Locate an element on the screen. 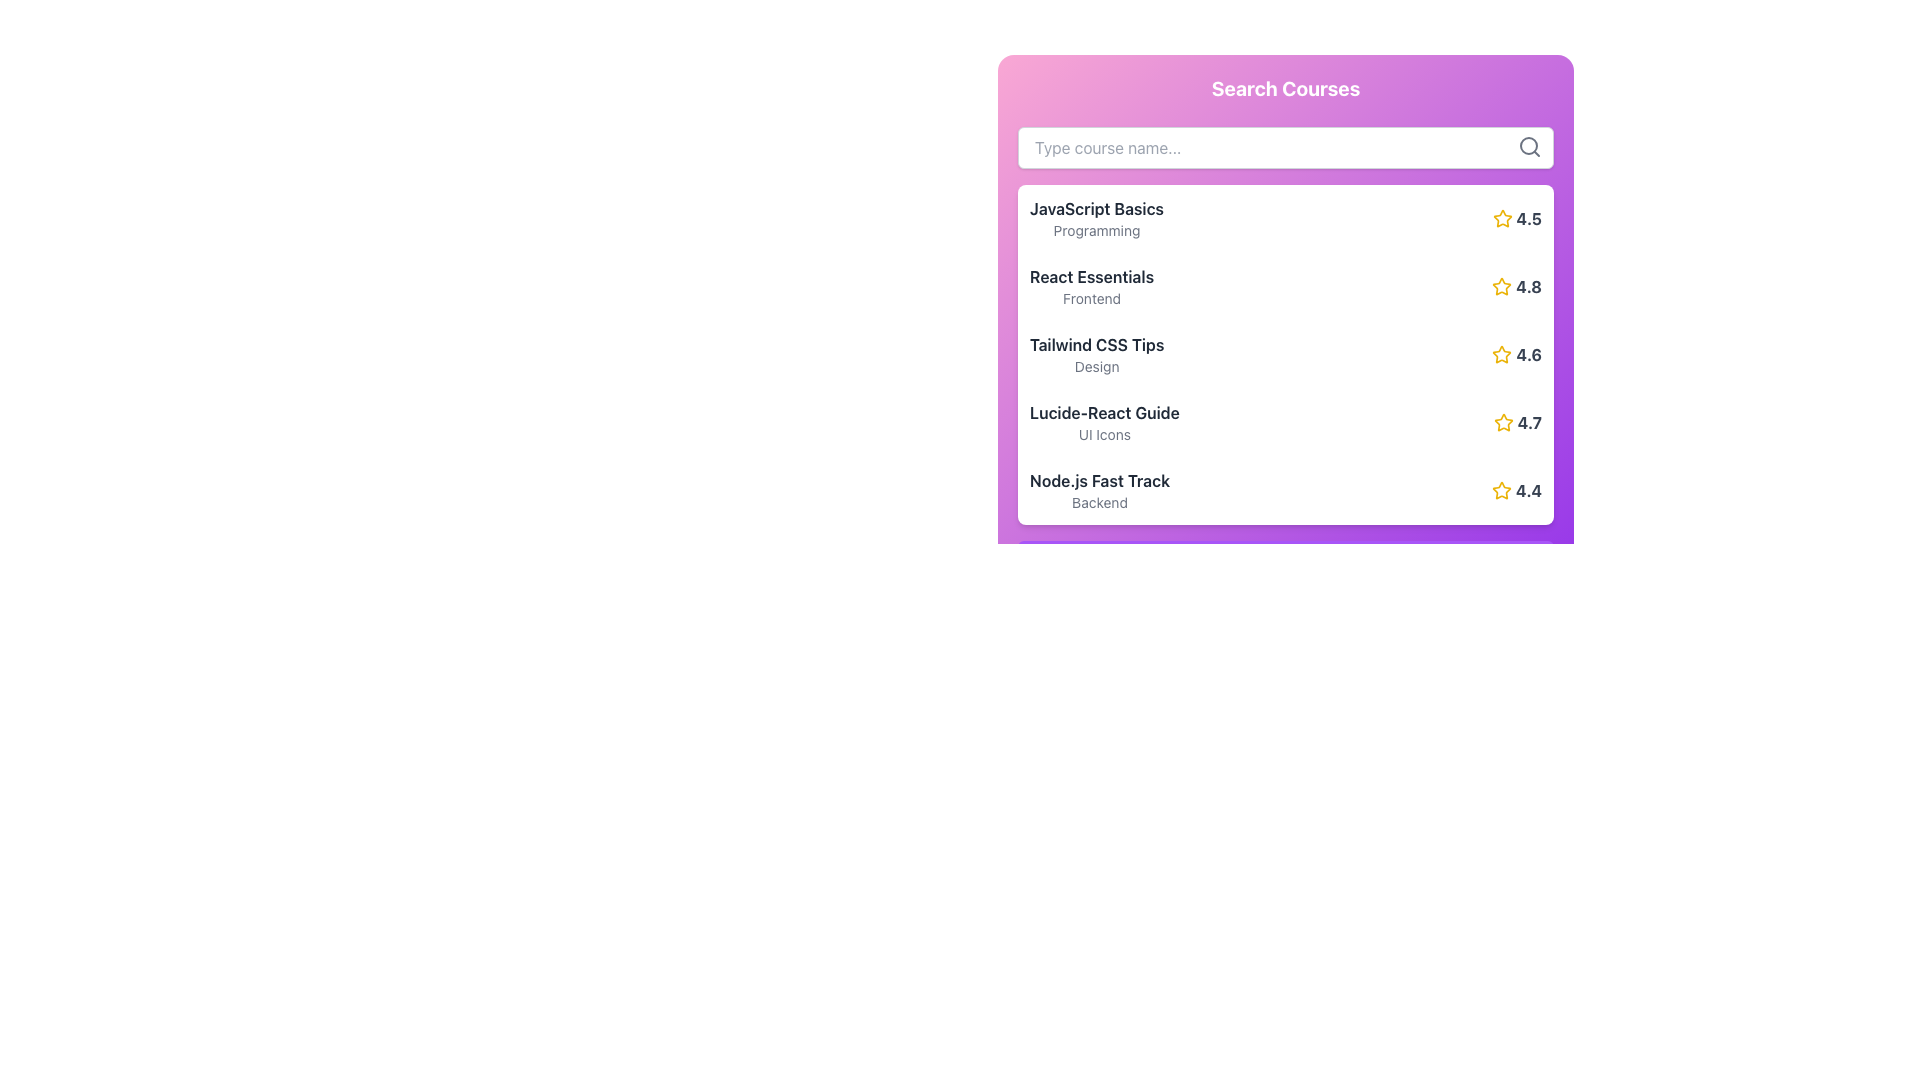 The image size is (1920, 1080). the rating indicator for the 'Lucide-React Guide' course, which includes a star icon and a numerical value, located in the fourth row of the vertically stacked list is located at coordinates (1517, 422).